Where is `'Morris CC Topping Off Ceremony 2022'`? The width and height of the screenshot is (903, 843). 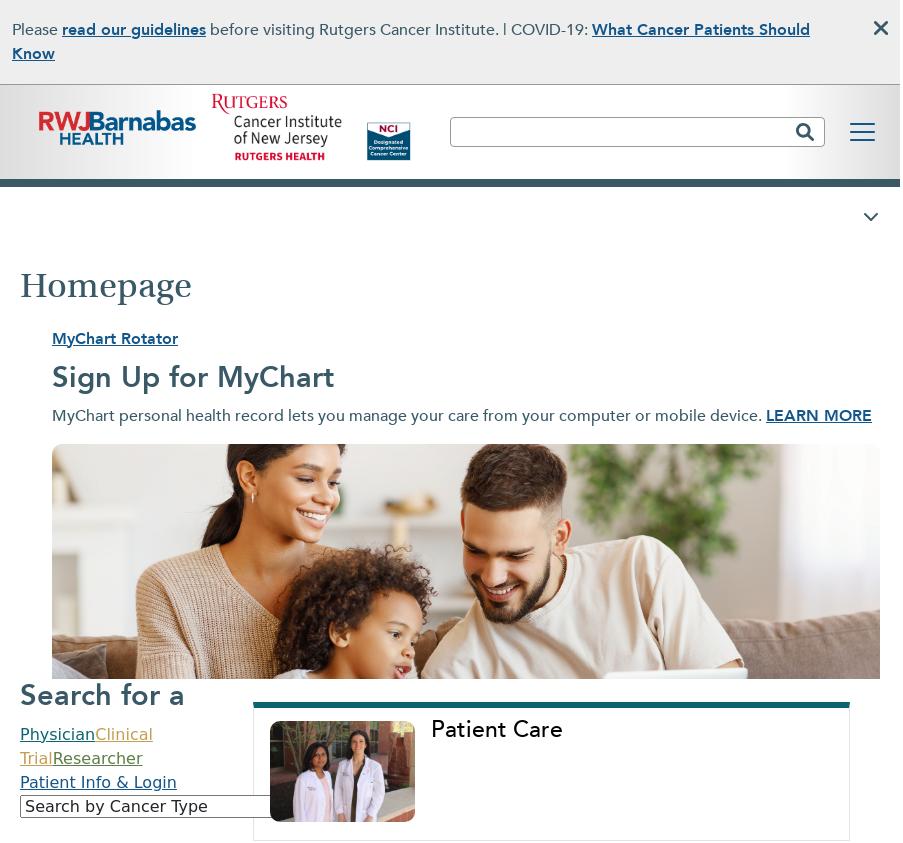 'Morris CC Topping Off Ceremony 2022' is located at coordinates (198, 570).